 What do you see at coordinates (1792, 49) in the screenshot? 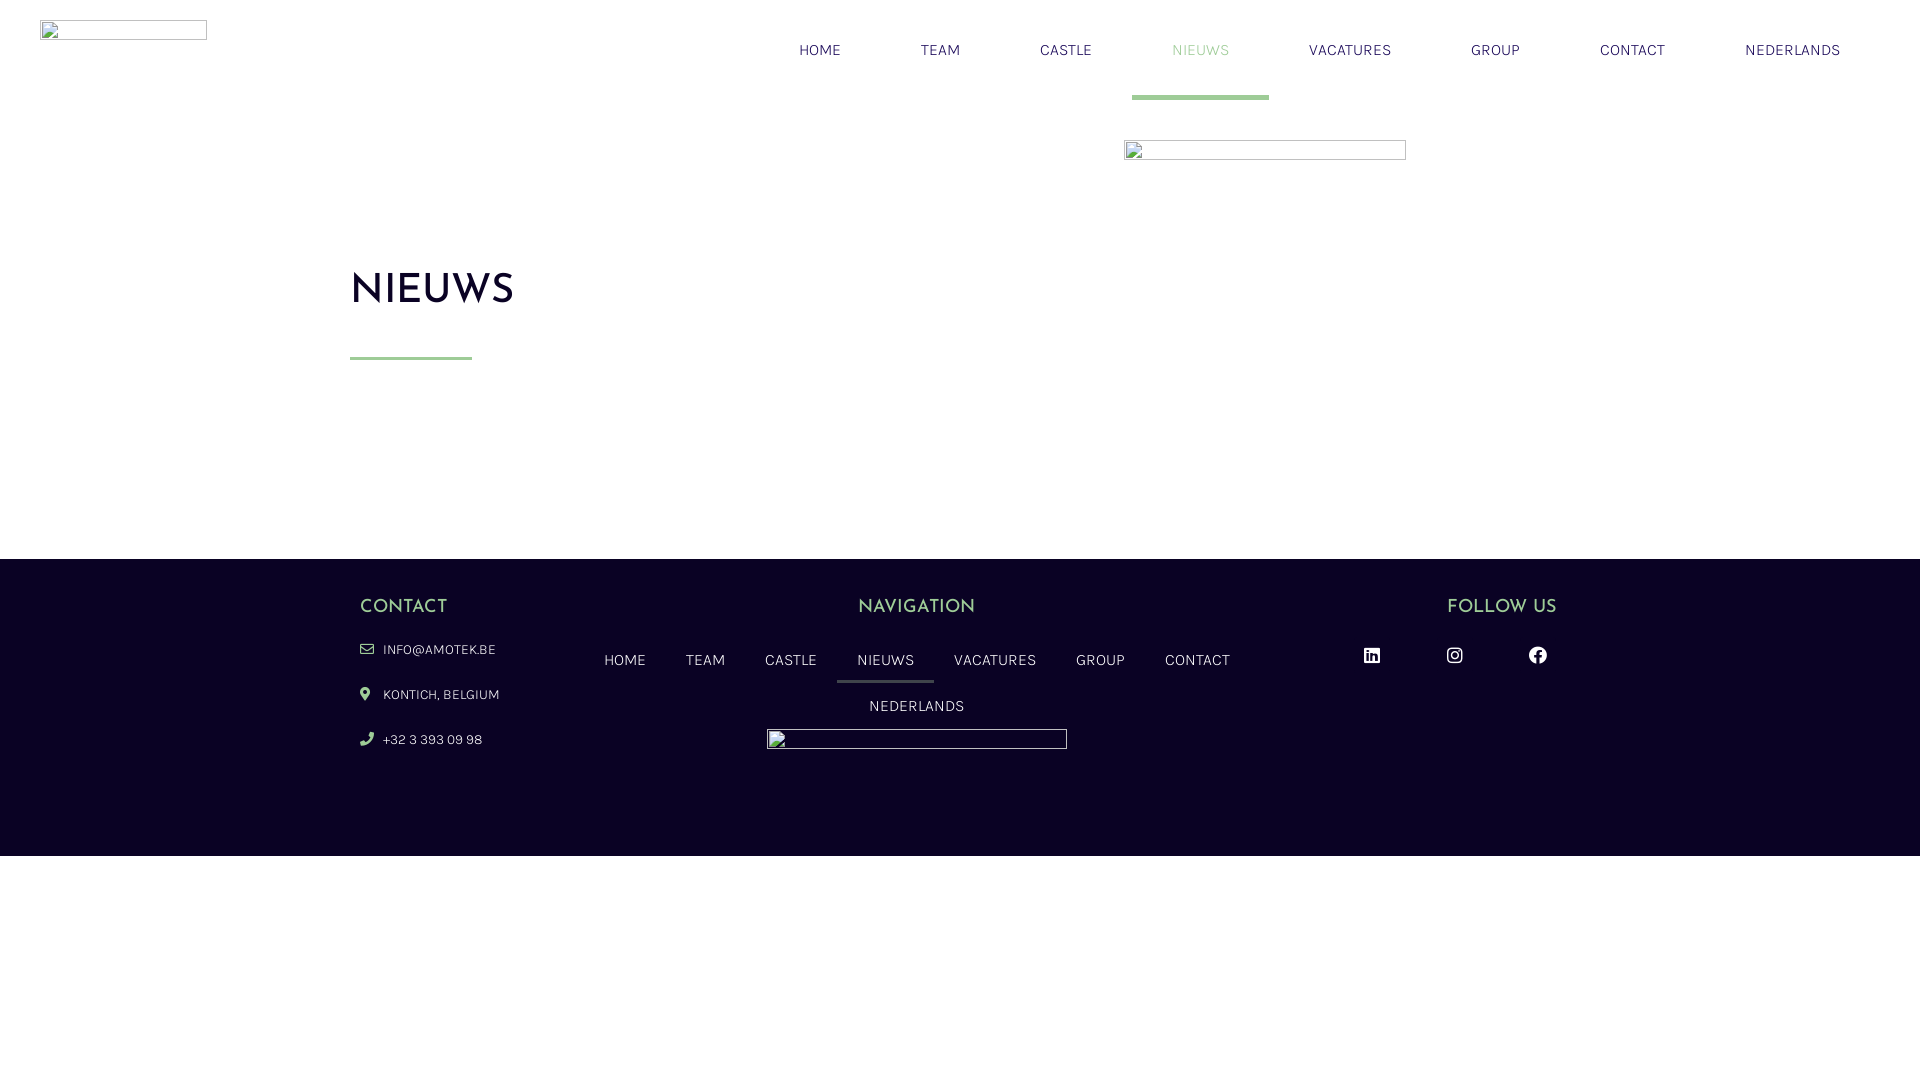
I see `'NEDERLANDS'` at bounding box center [1792, 49].